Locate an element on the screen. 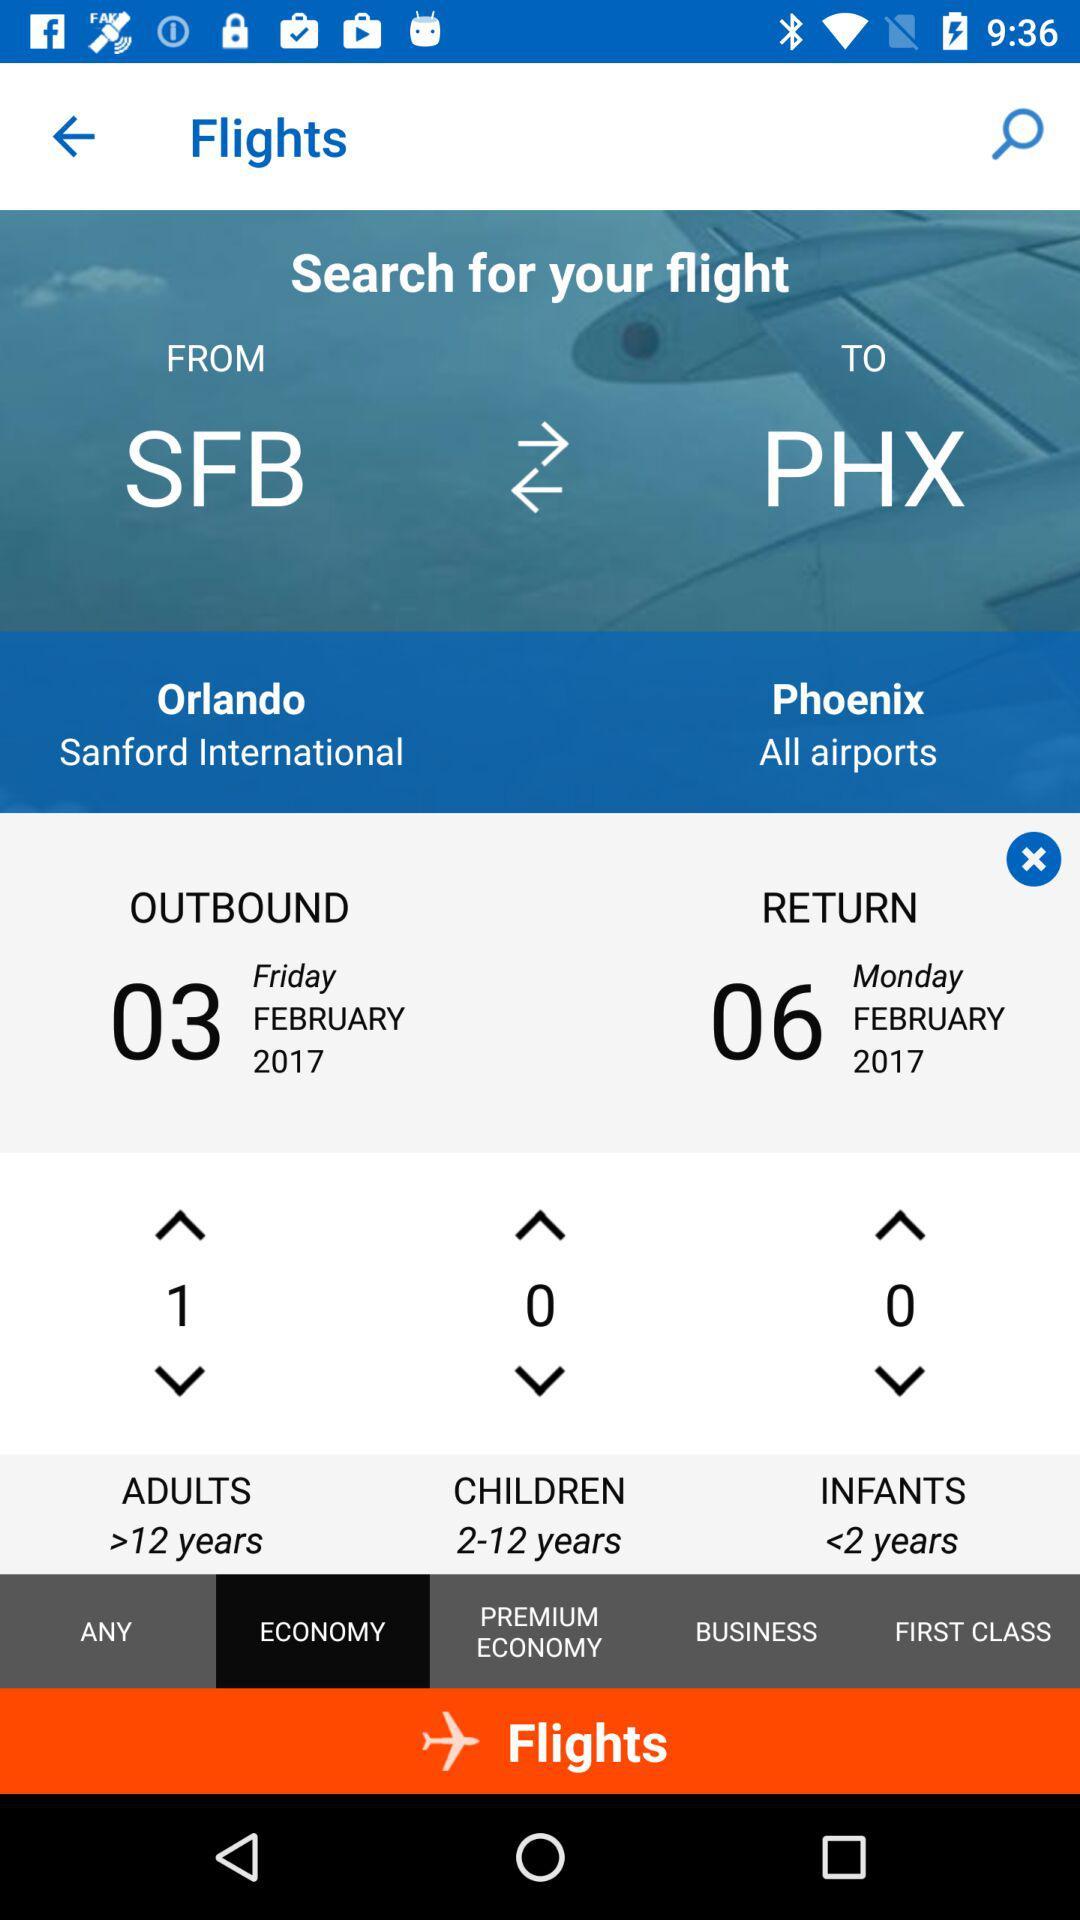  subtract children is located at coordinates (540, 1380).